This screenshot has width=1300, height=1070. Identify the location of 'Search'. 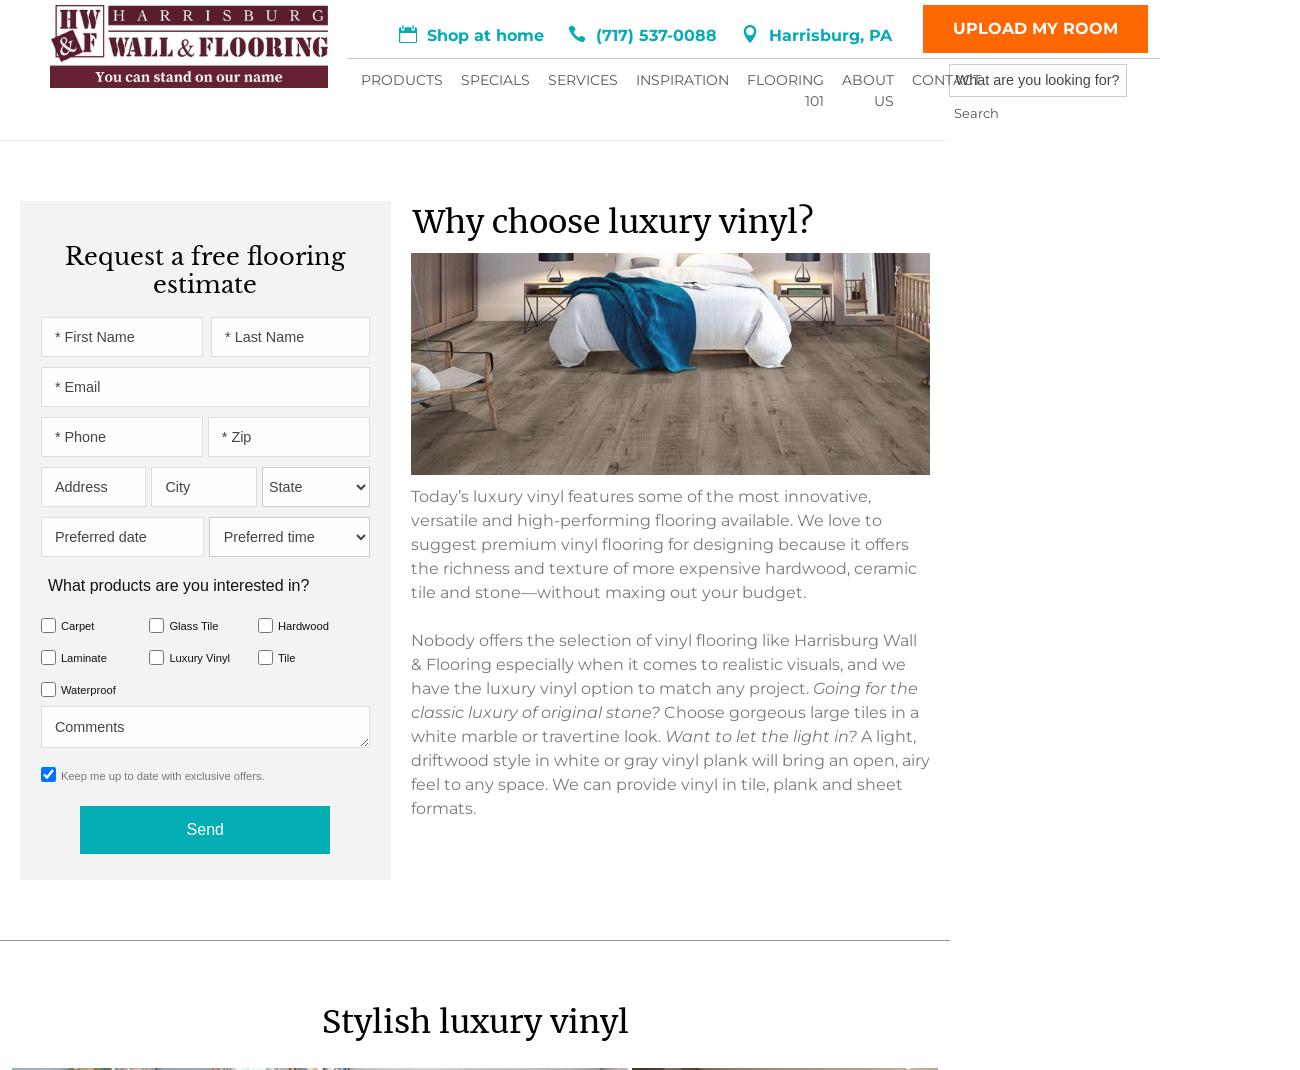
(767, 85).